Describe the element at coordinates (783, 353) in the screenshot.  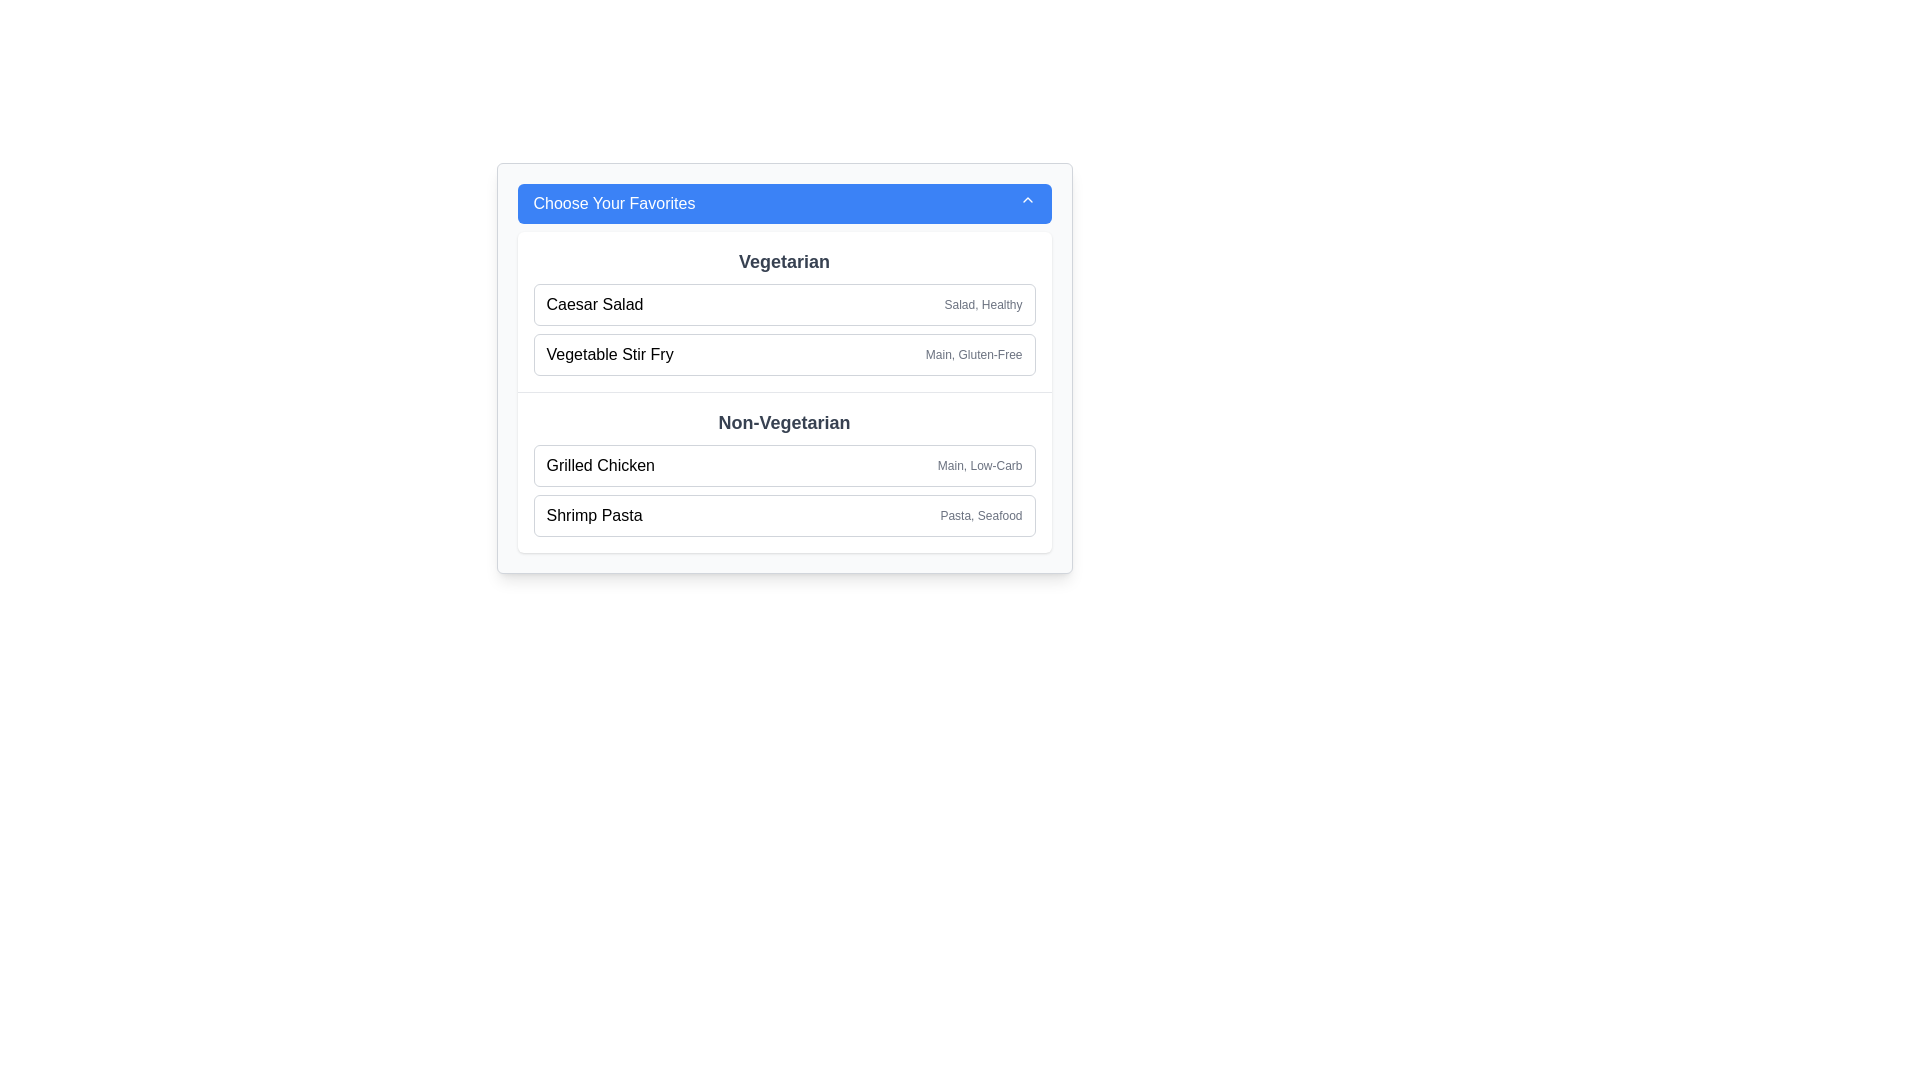
I see `the button-like list item labeled 'Vegetable Stir Fry', which is the second item in the 'Vegetarian' category` at that location.